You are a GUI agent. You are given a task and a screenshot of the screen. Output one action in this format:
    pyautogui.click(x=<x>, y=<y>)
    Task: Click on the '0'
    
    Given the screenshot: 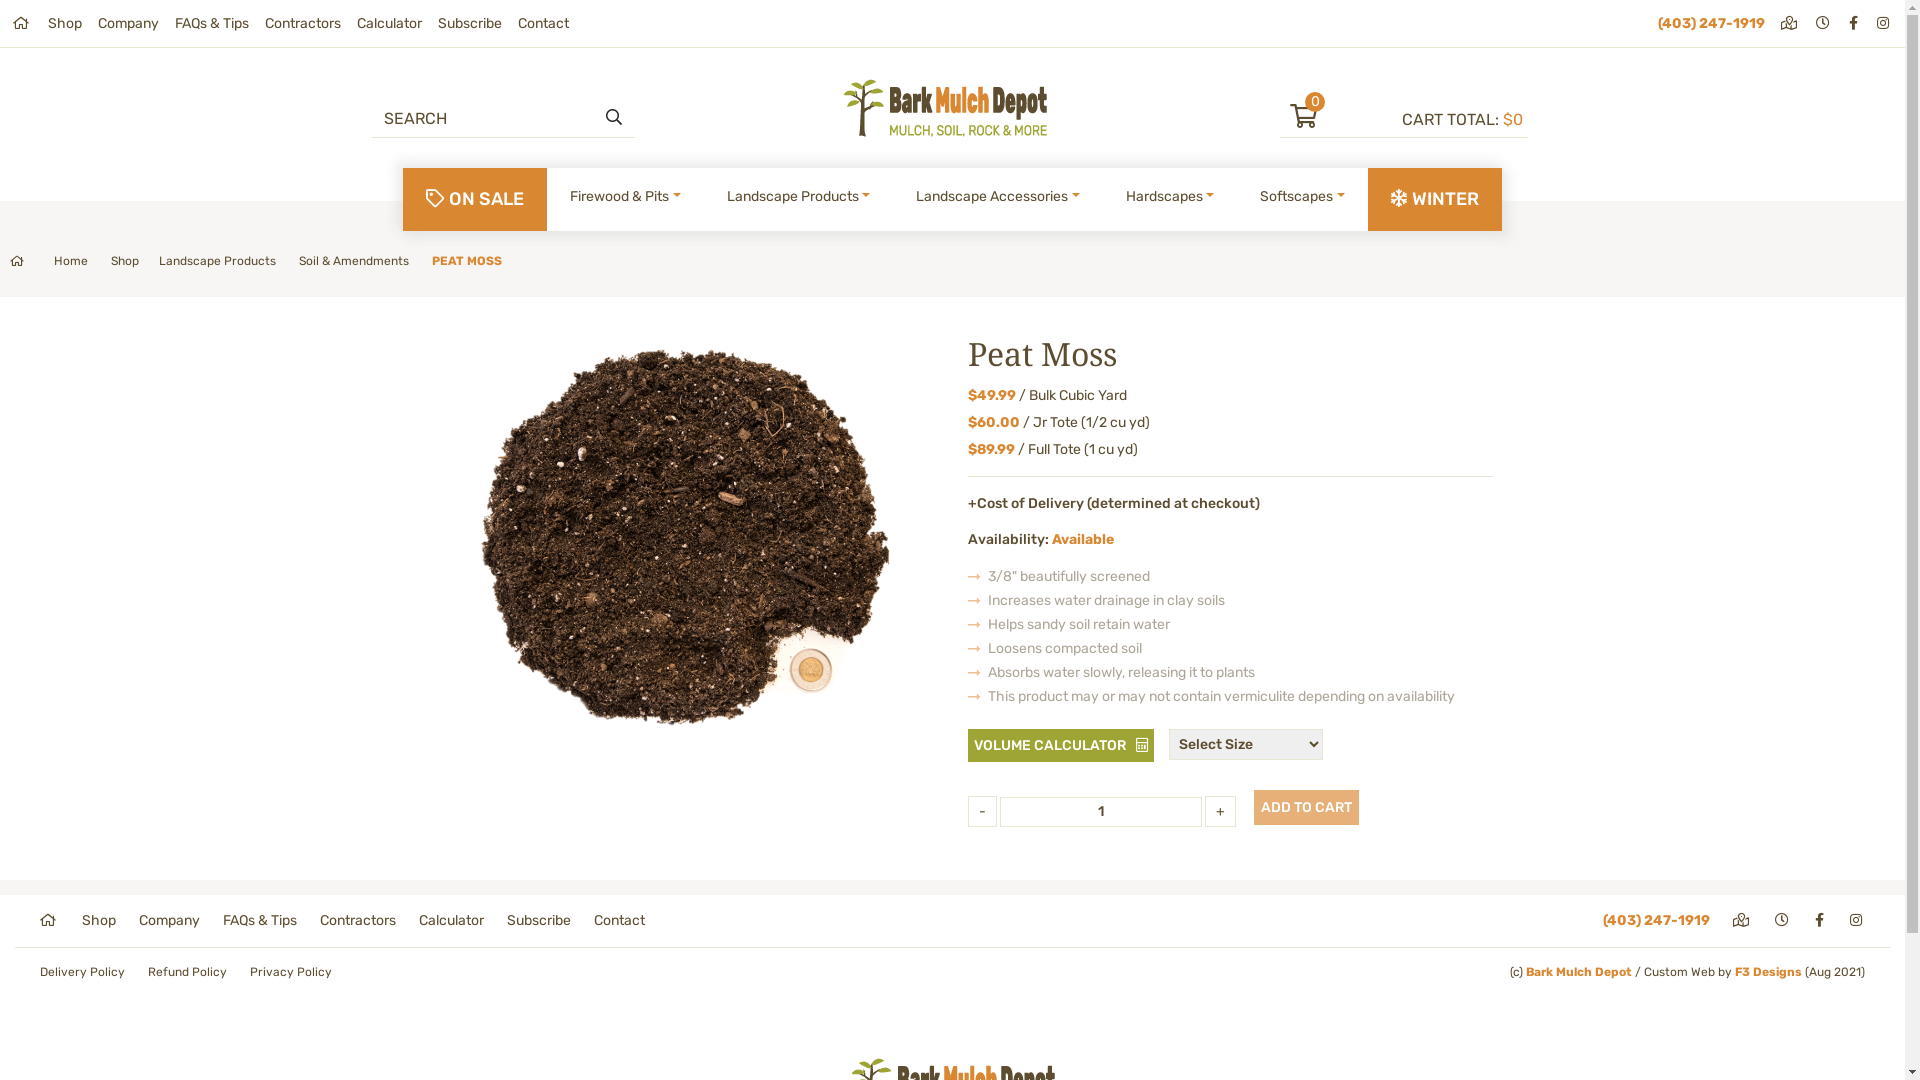 What is the action you would take?
    pyautogui.click(x=1340, y=119)
    